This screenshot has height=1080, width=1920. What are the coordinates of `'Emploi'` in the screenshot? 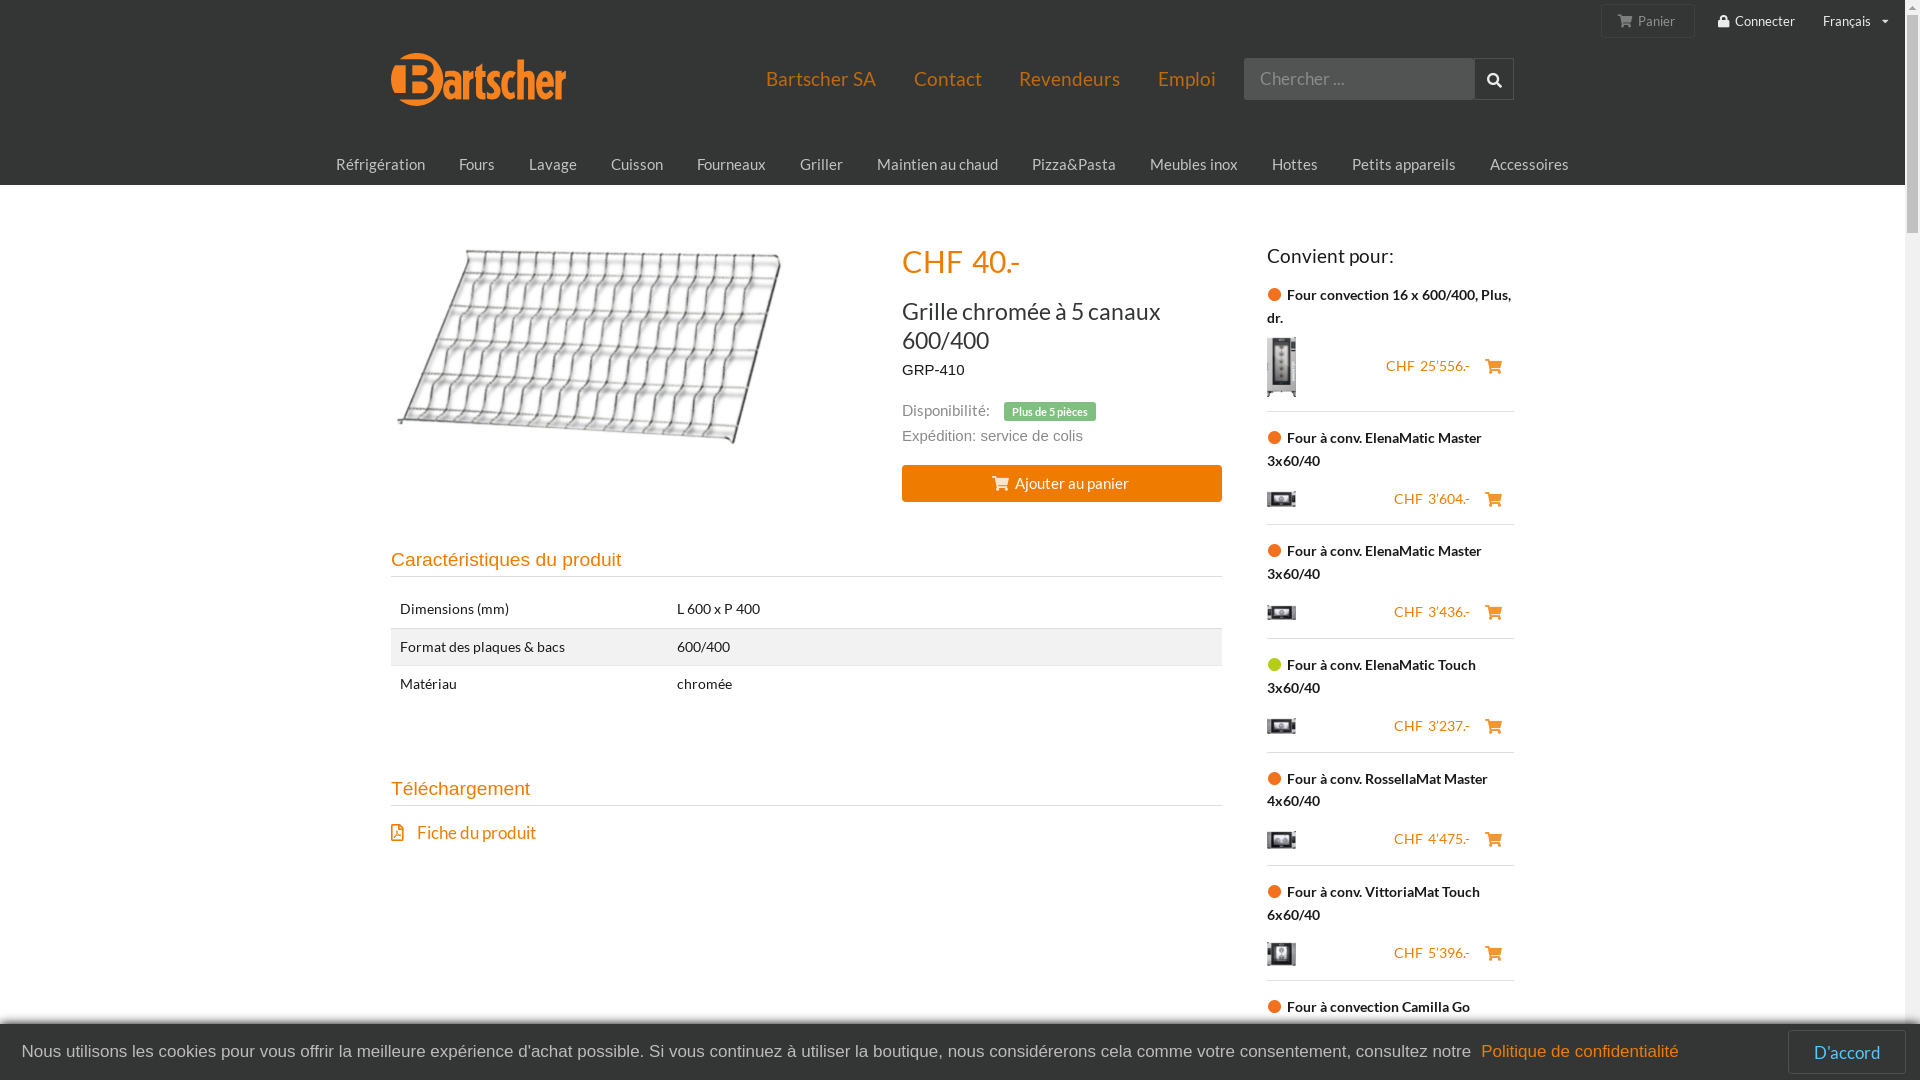 It's located at (1186, 77).